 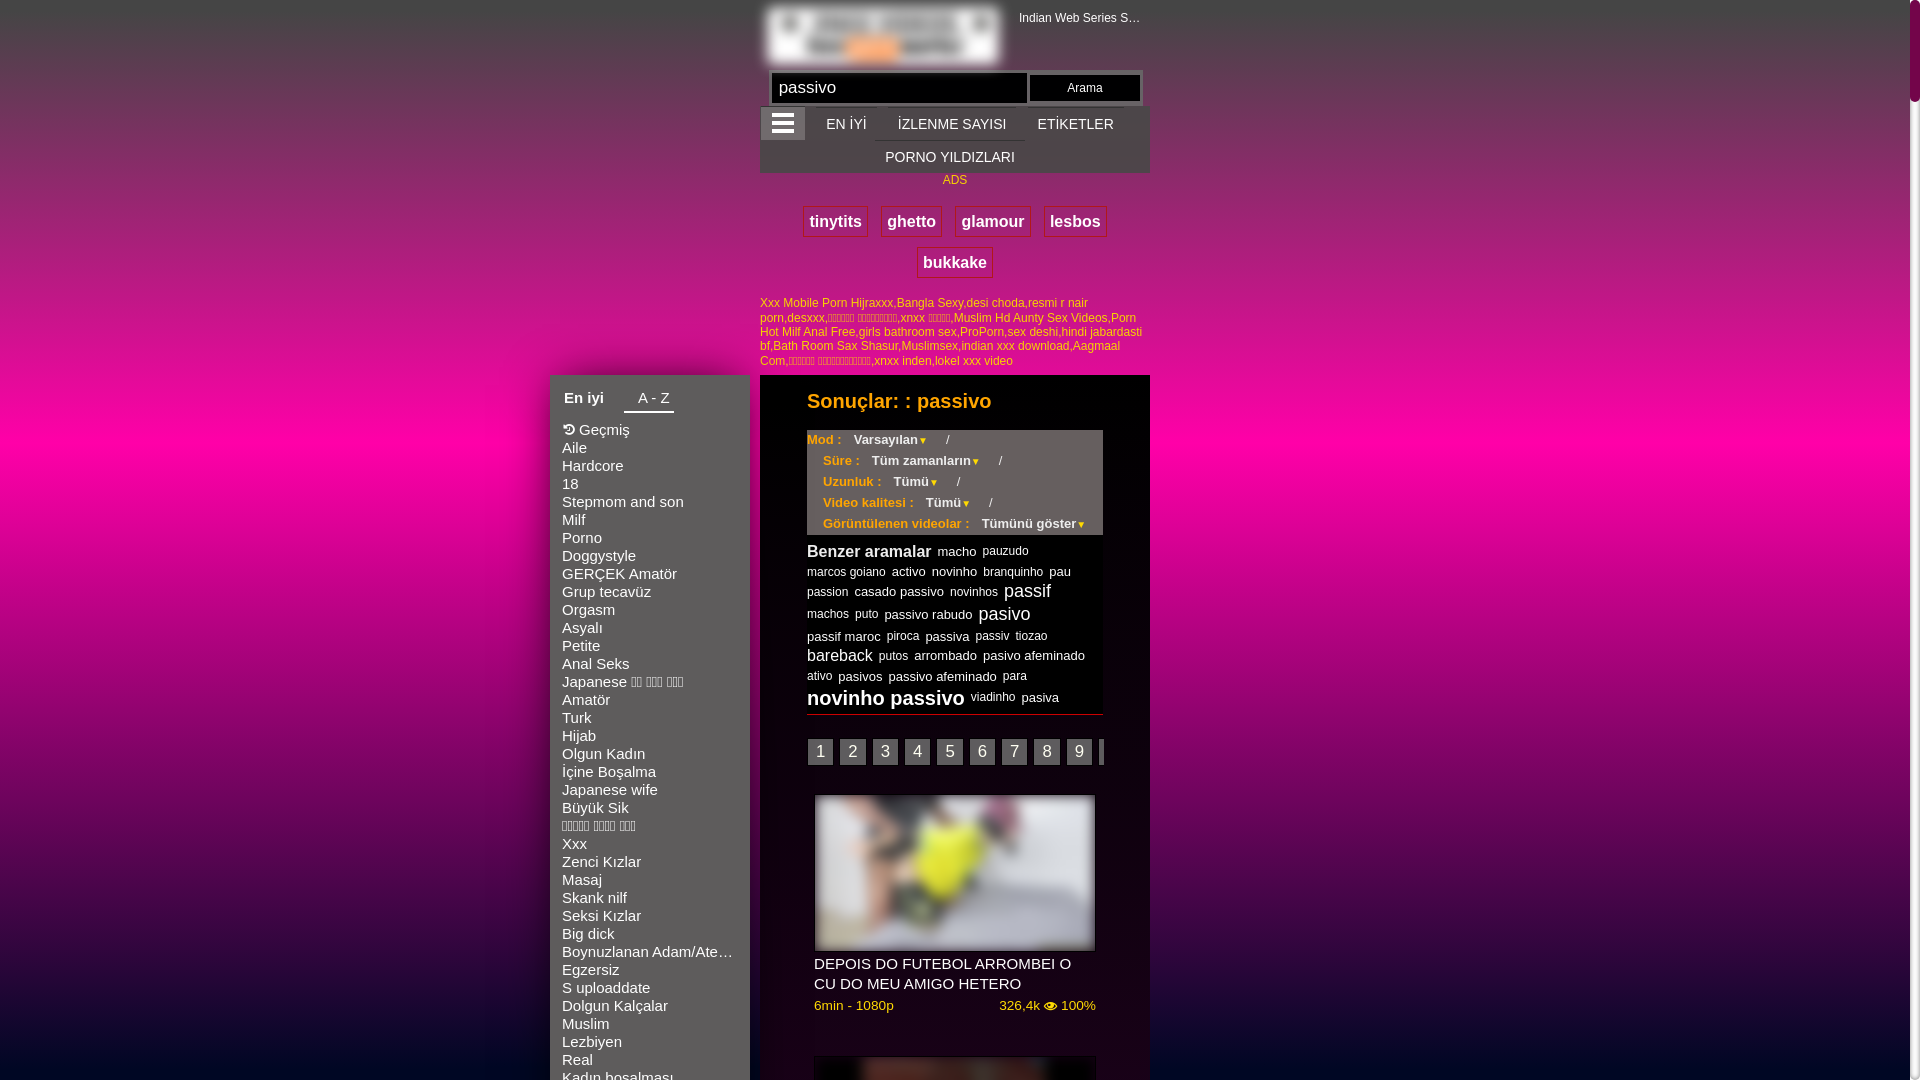 What do you see at coordinates (882, 613) in the screenshot?
I see `'passivo rabudo'` at bounding box center [882, 613].